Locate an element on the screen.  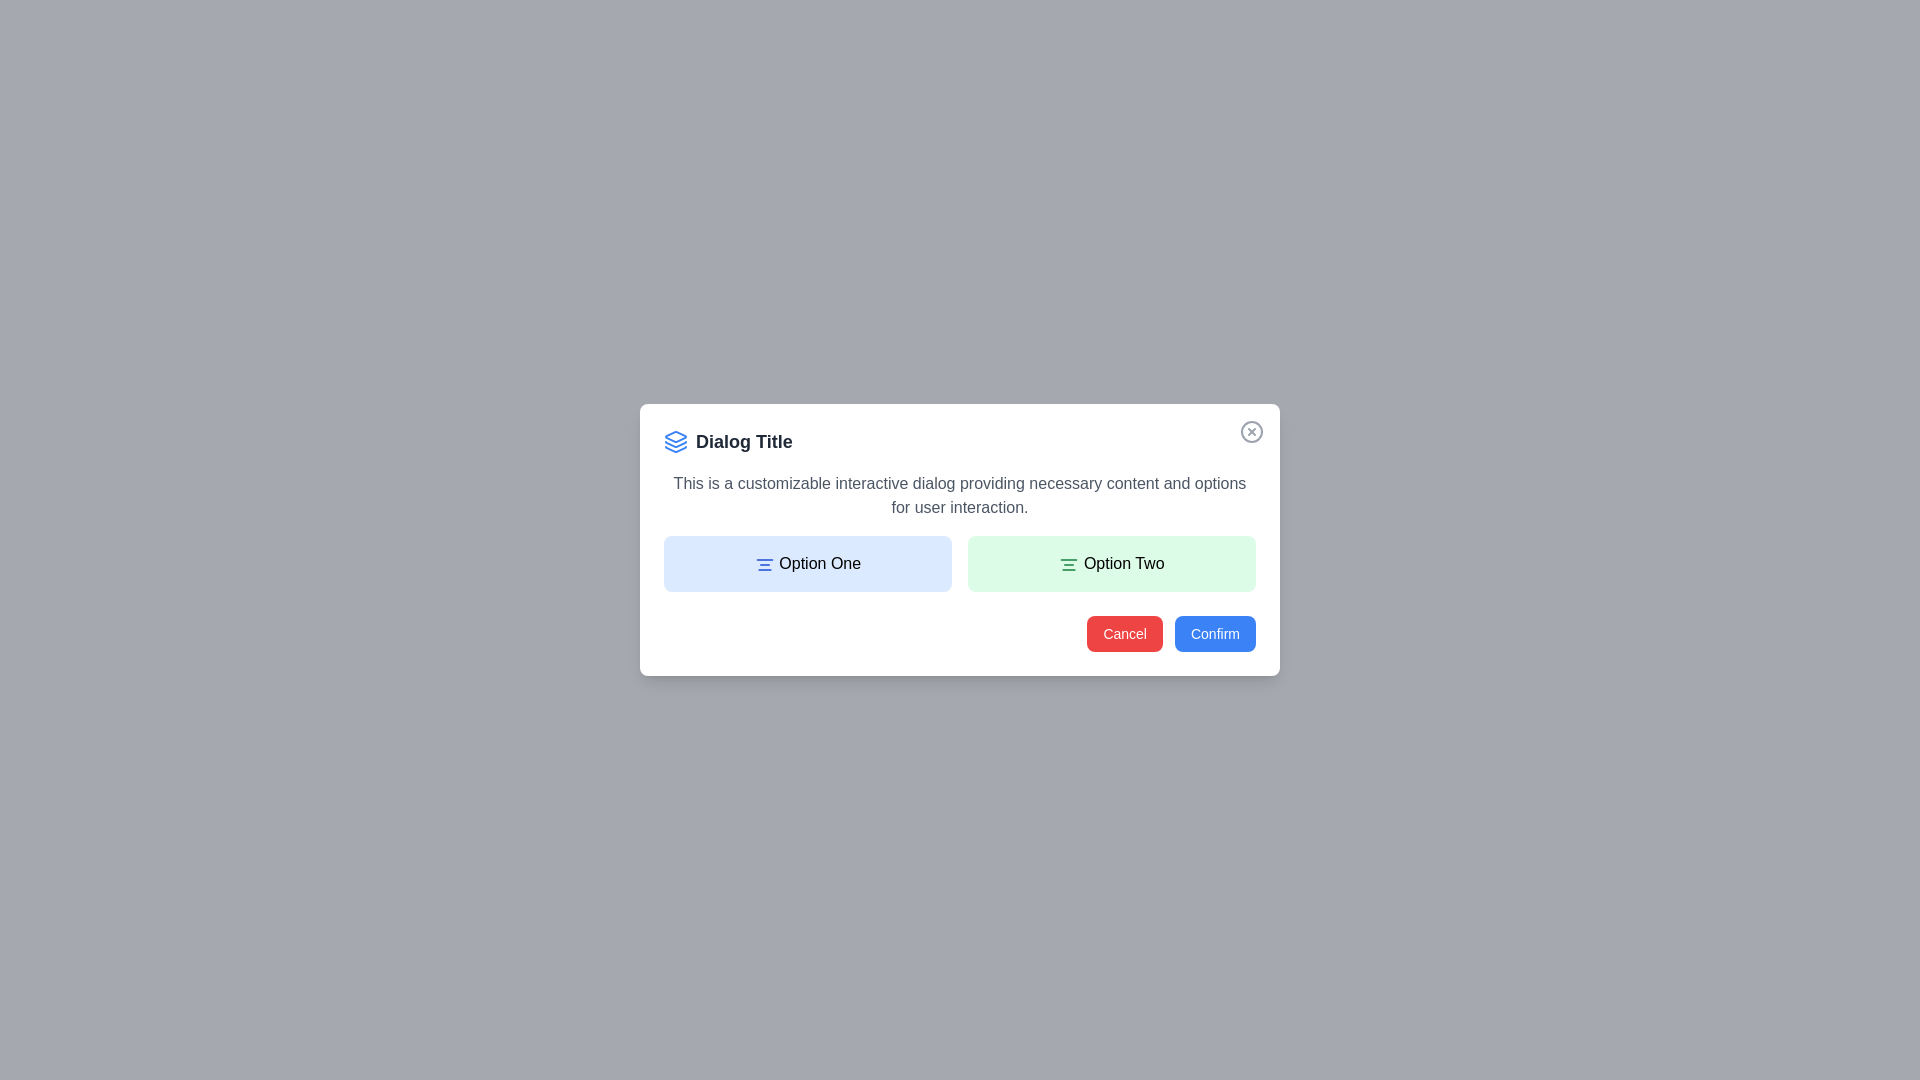
the center of the 'Option Two' section is located at coordinates (1111, 563).